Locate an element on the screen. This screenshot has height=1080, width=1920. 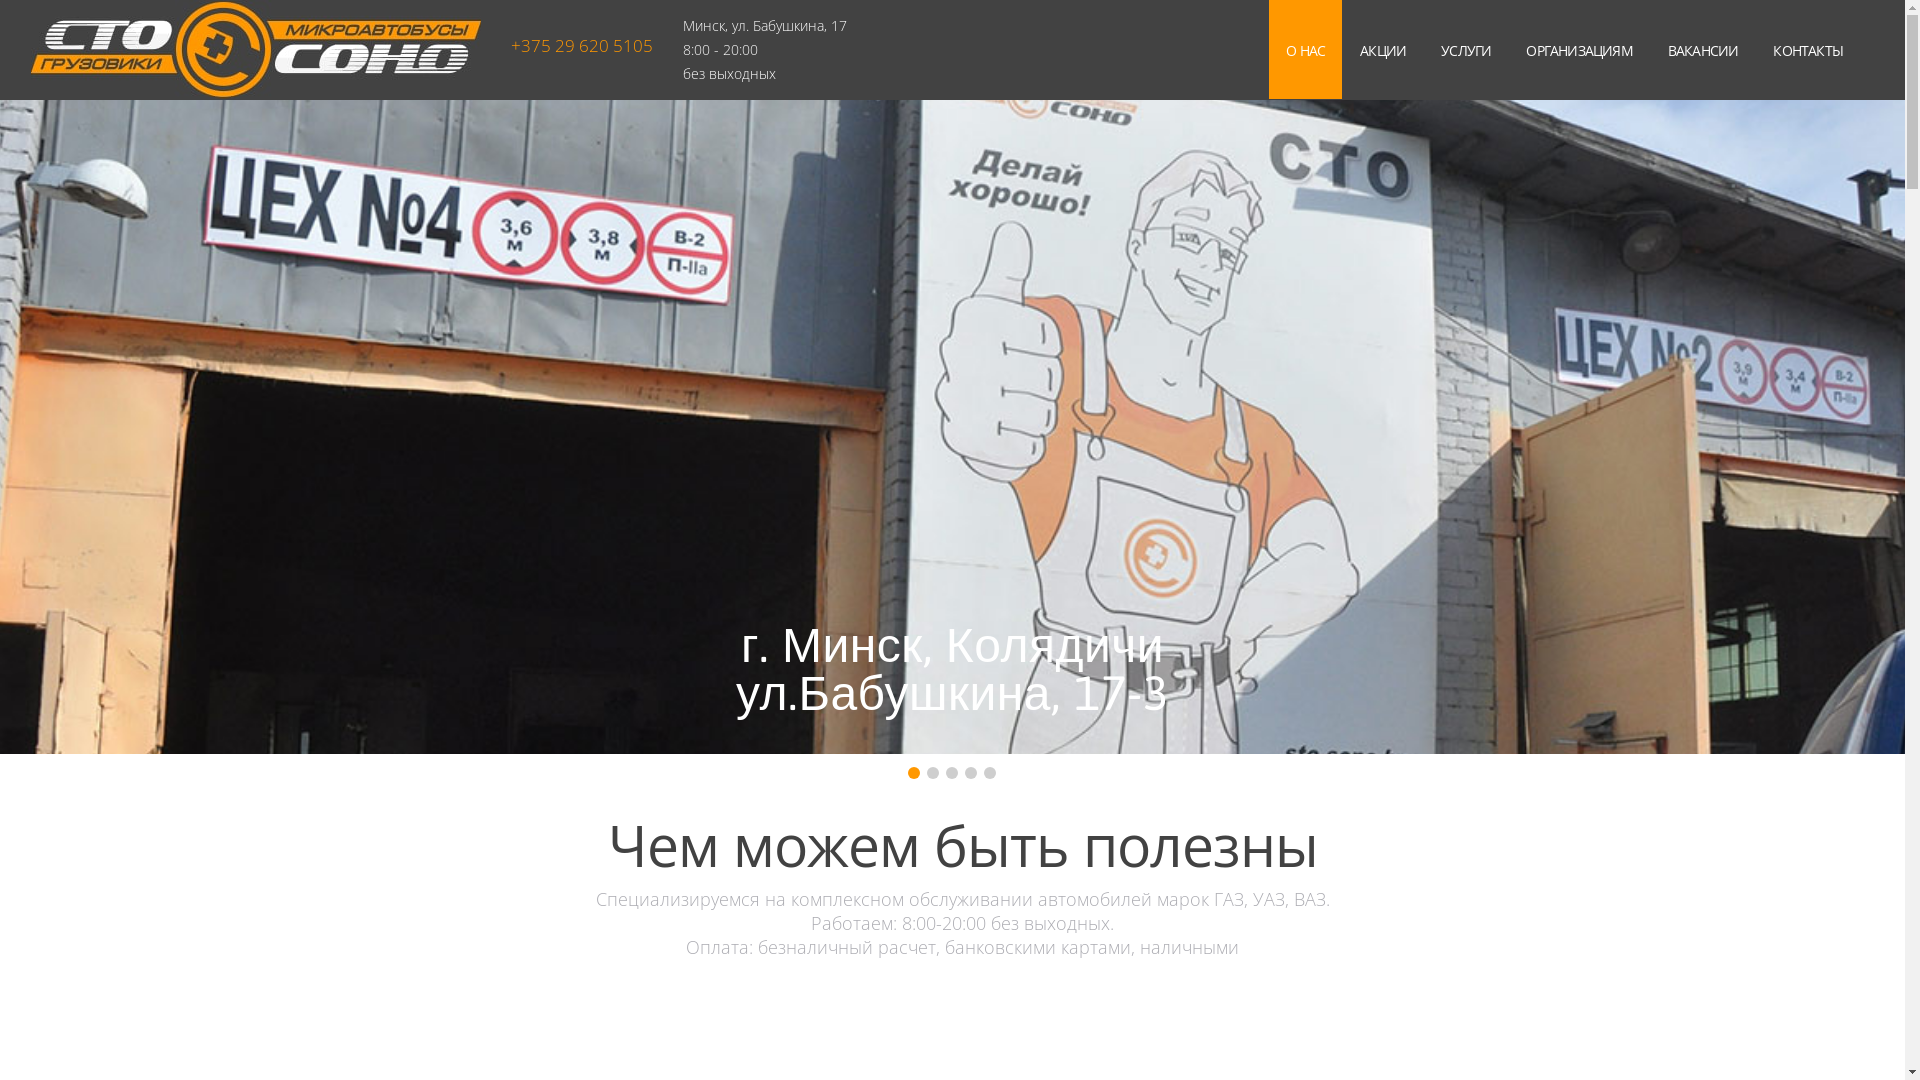
'+375 29 620 5105' is located at coordinates (580, 45).